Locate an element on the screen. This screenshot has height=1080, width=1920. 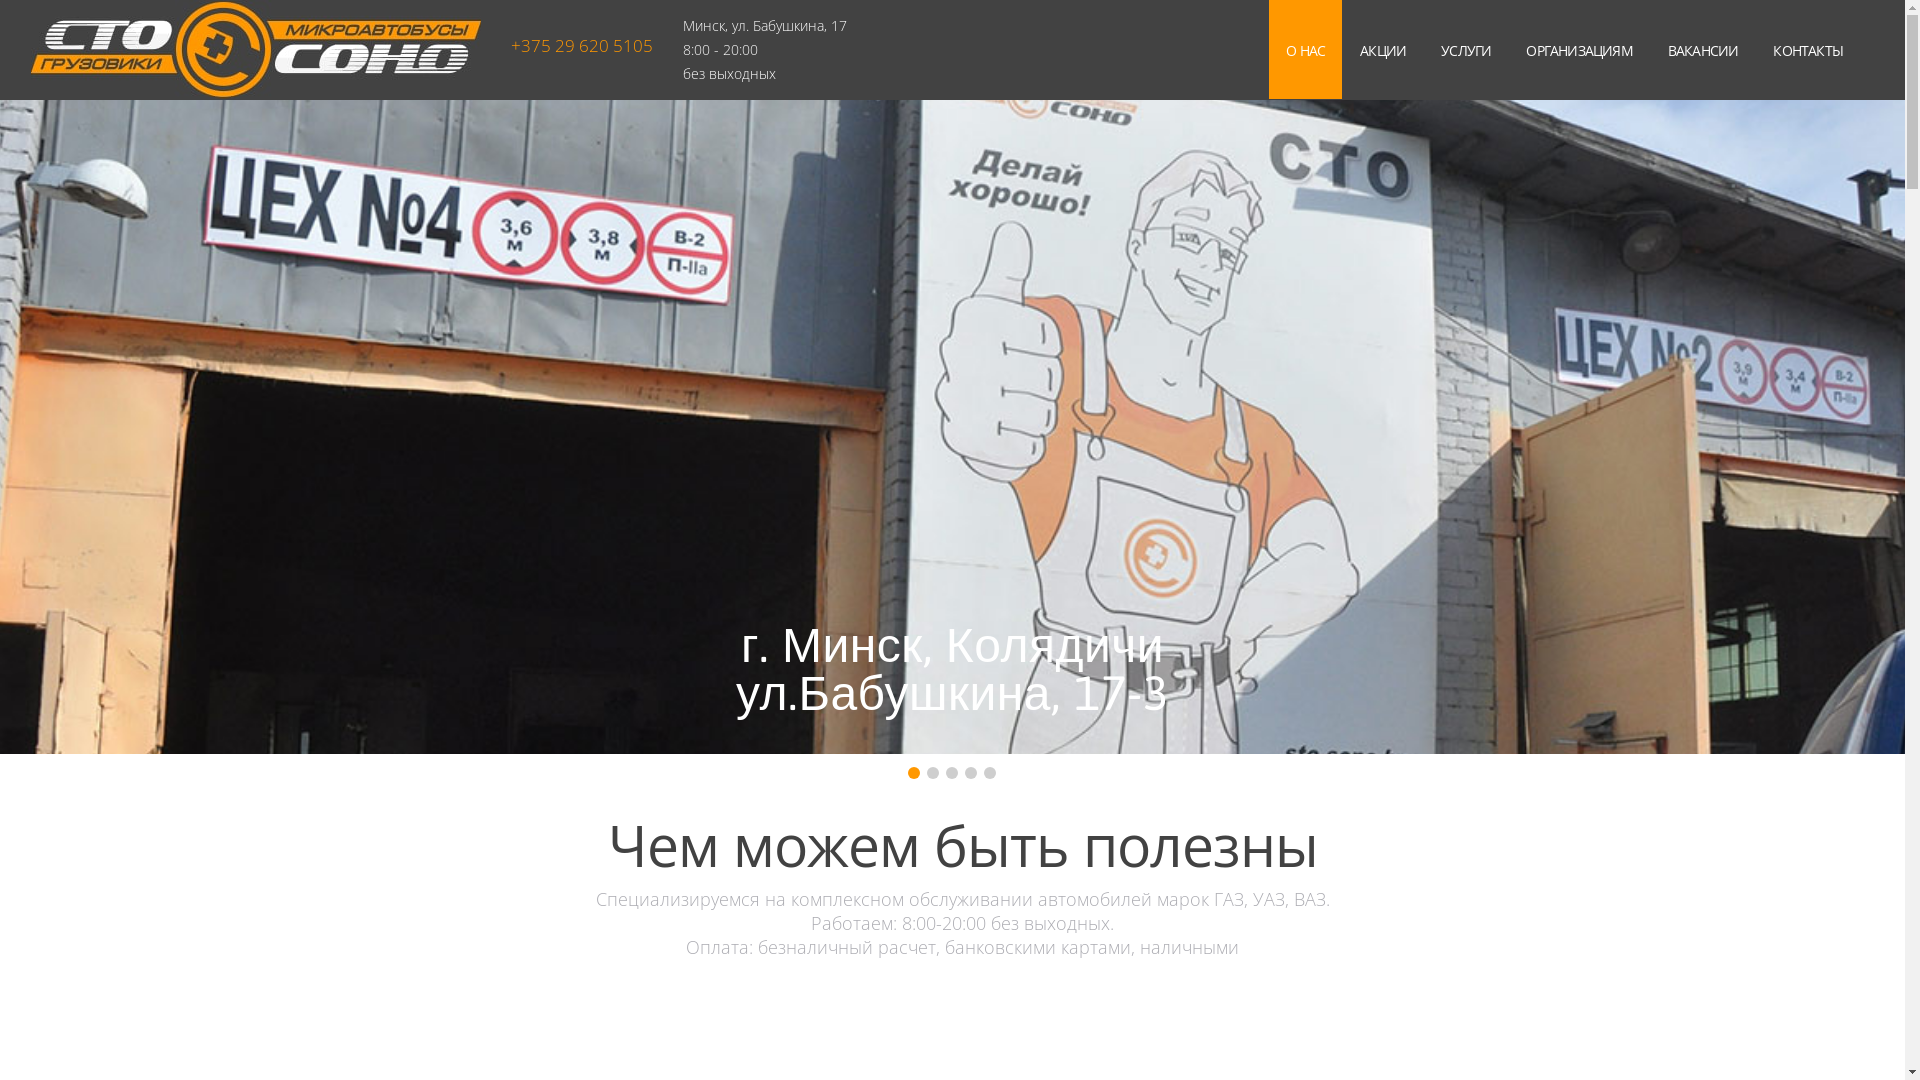
'+375 29 620 5105' is located at coordinates (580, 45).